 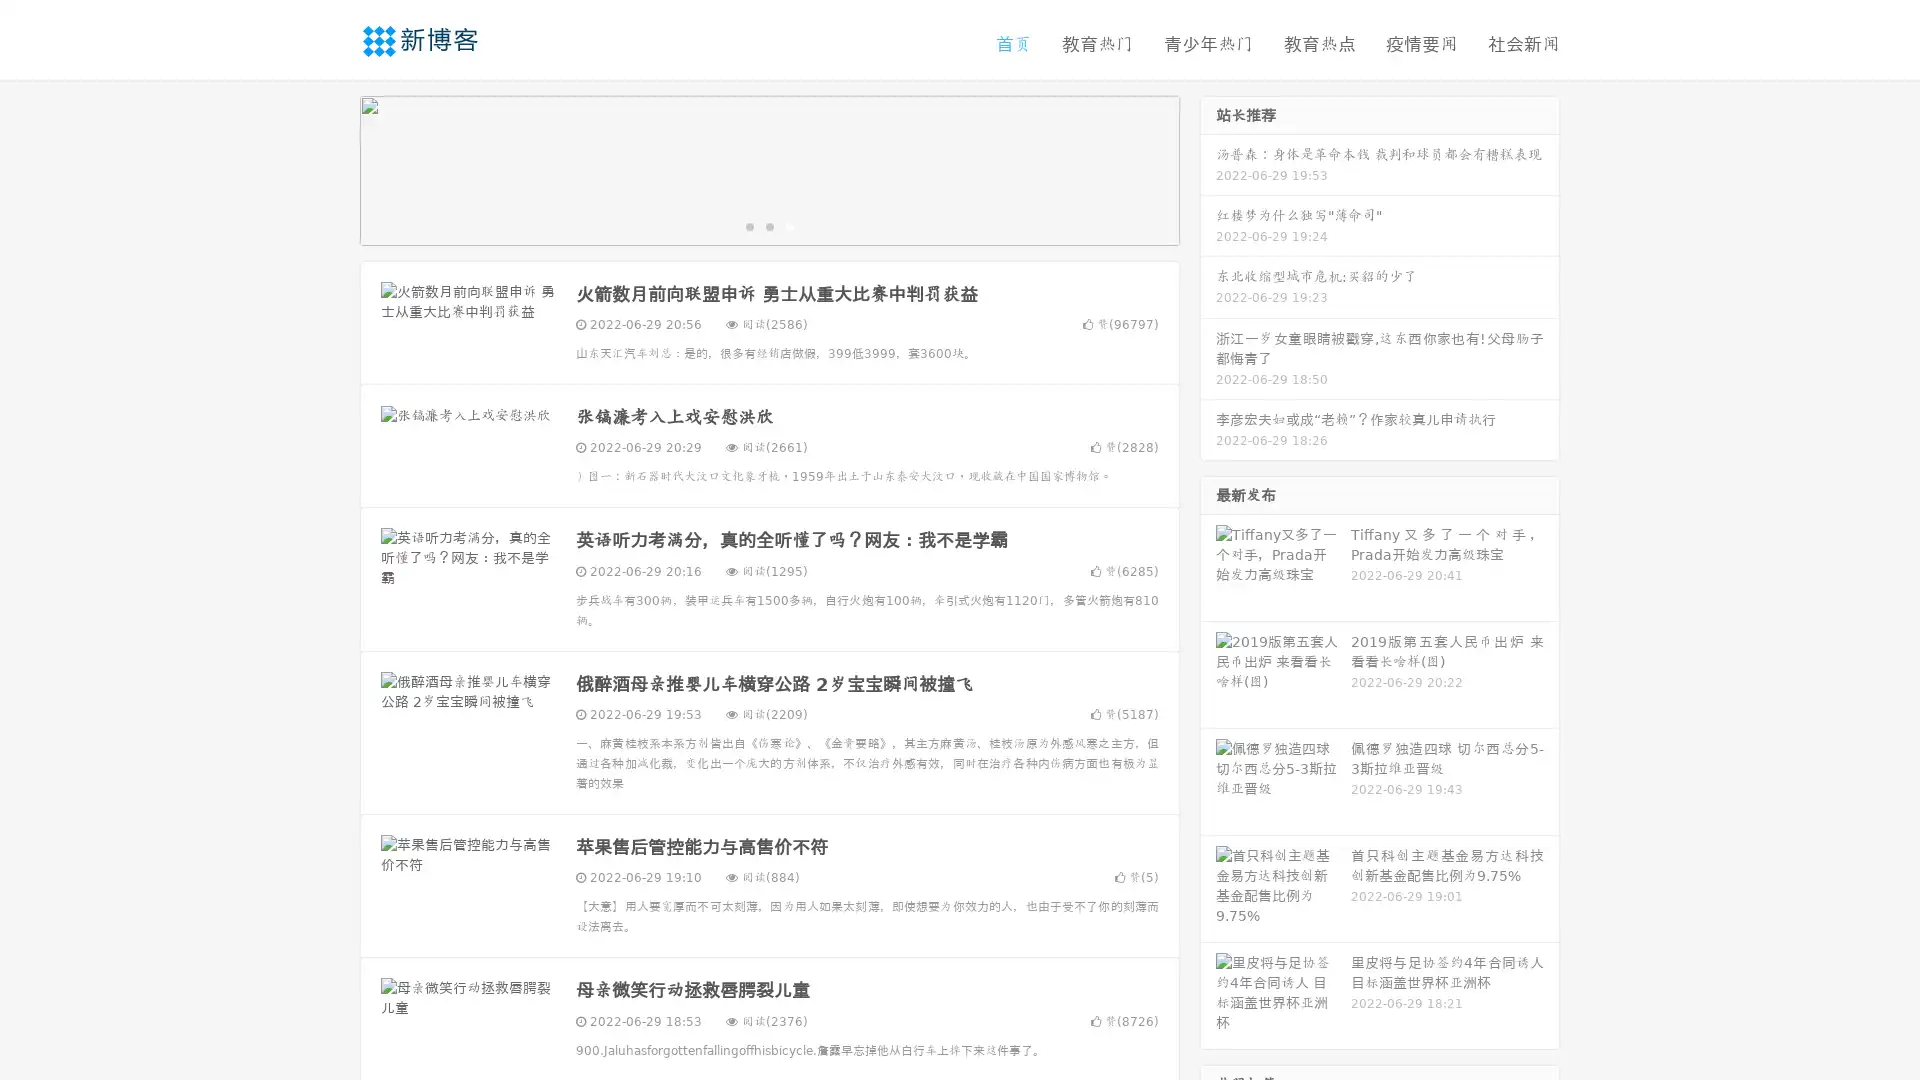 I want to click on Go to slide 2, so click(x=768, y=225).